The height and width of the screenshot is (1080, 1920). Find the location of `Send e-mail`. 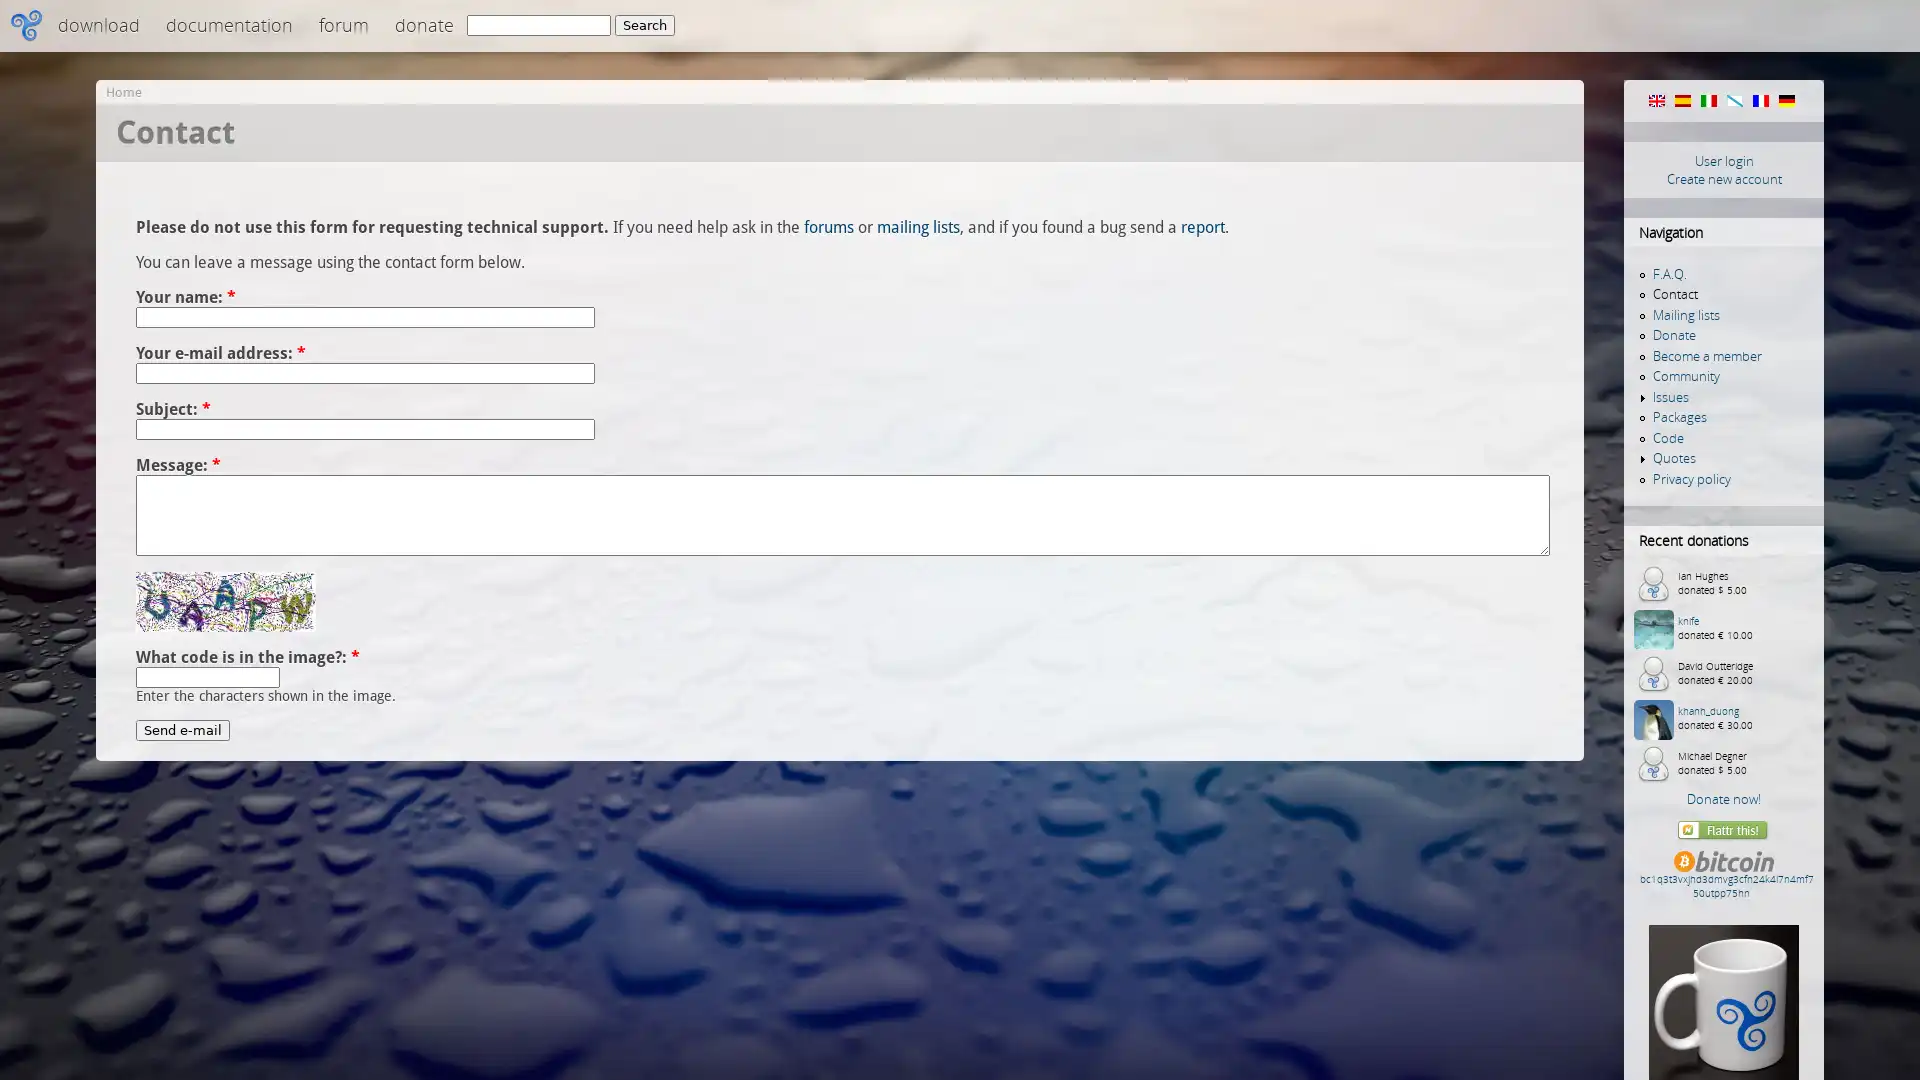

Send e-mail is located at coordinates (182, 730).